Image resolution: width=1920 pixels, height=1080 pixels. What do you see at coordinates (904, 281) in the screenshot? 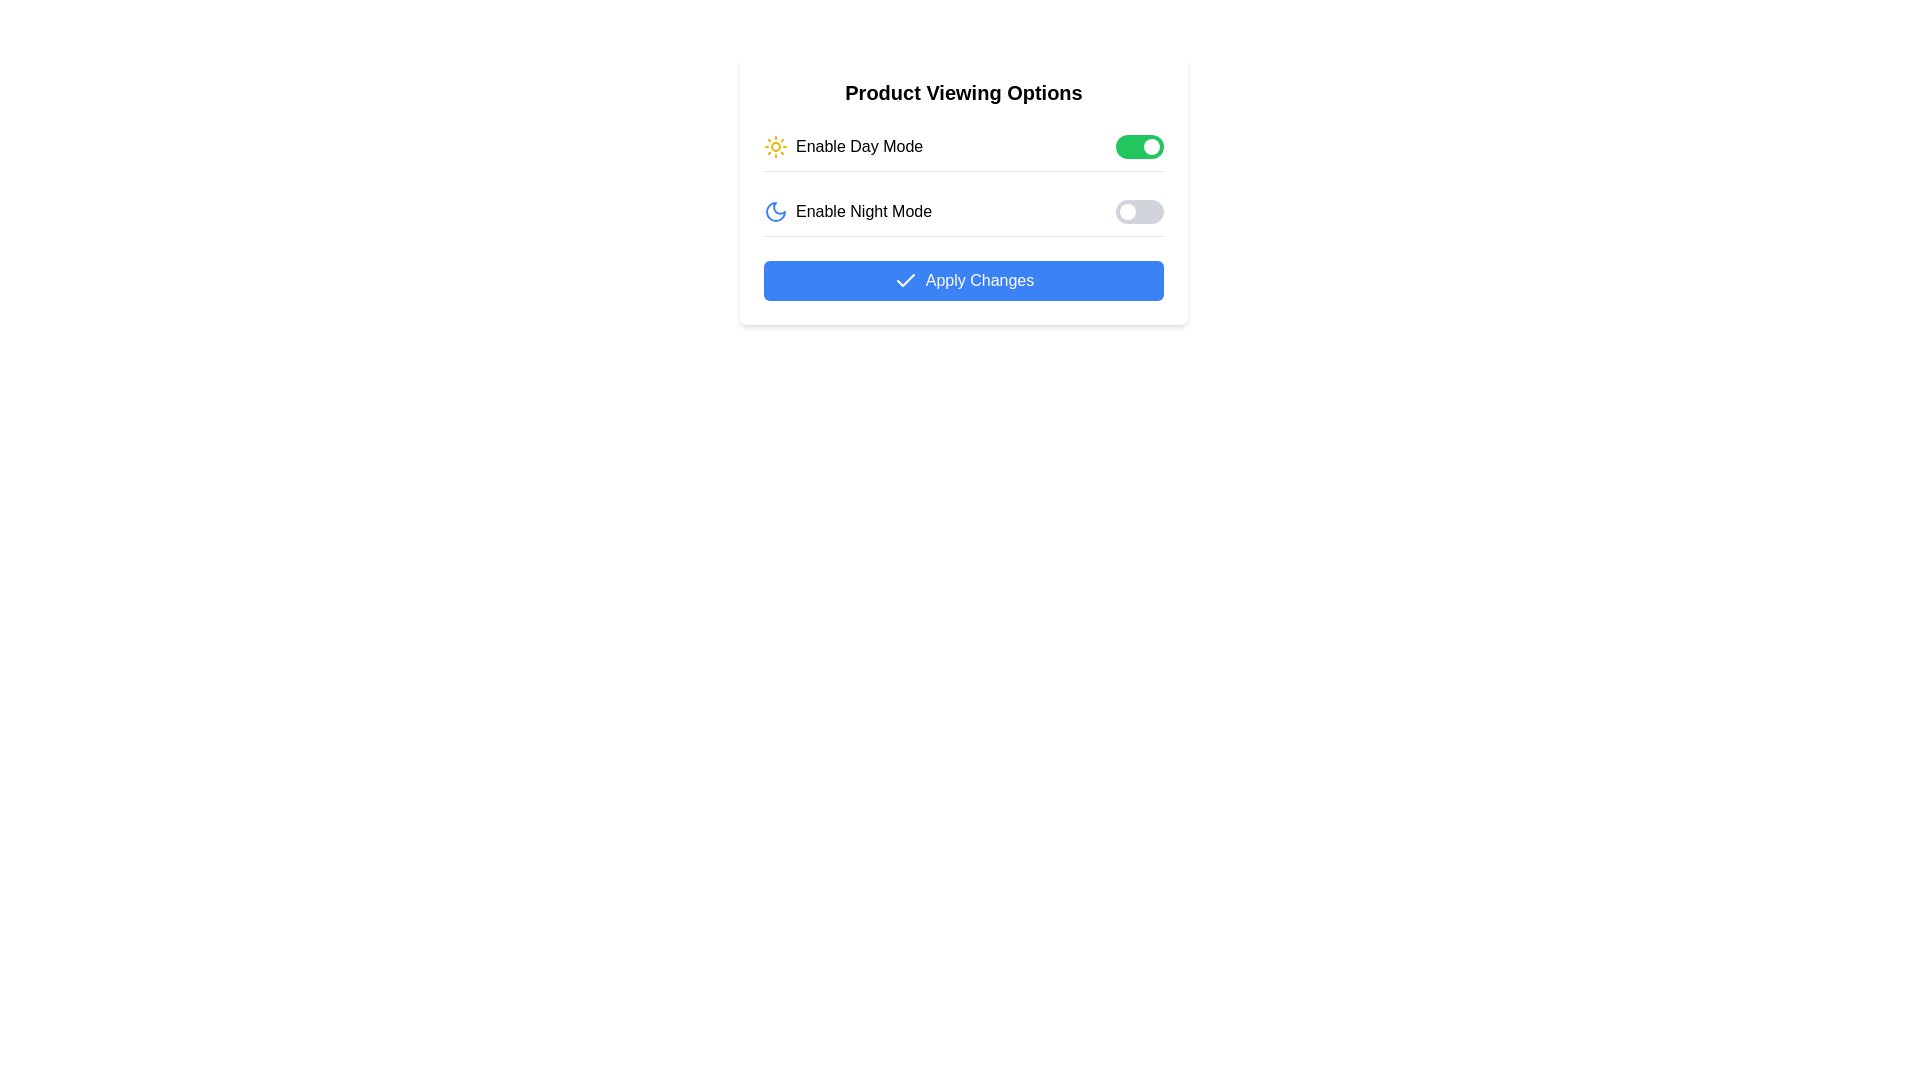
I see `the white checkmark icon within the 'Apply Changes' button, which is styled with a blue rectangle and located at the bottom of the 'Product Viewing Options' section` at bounding box center [904, 281].